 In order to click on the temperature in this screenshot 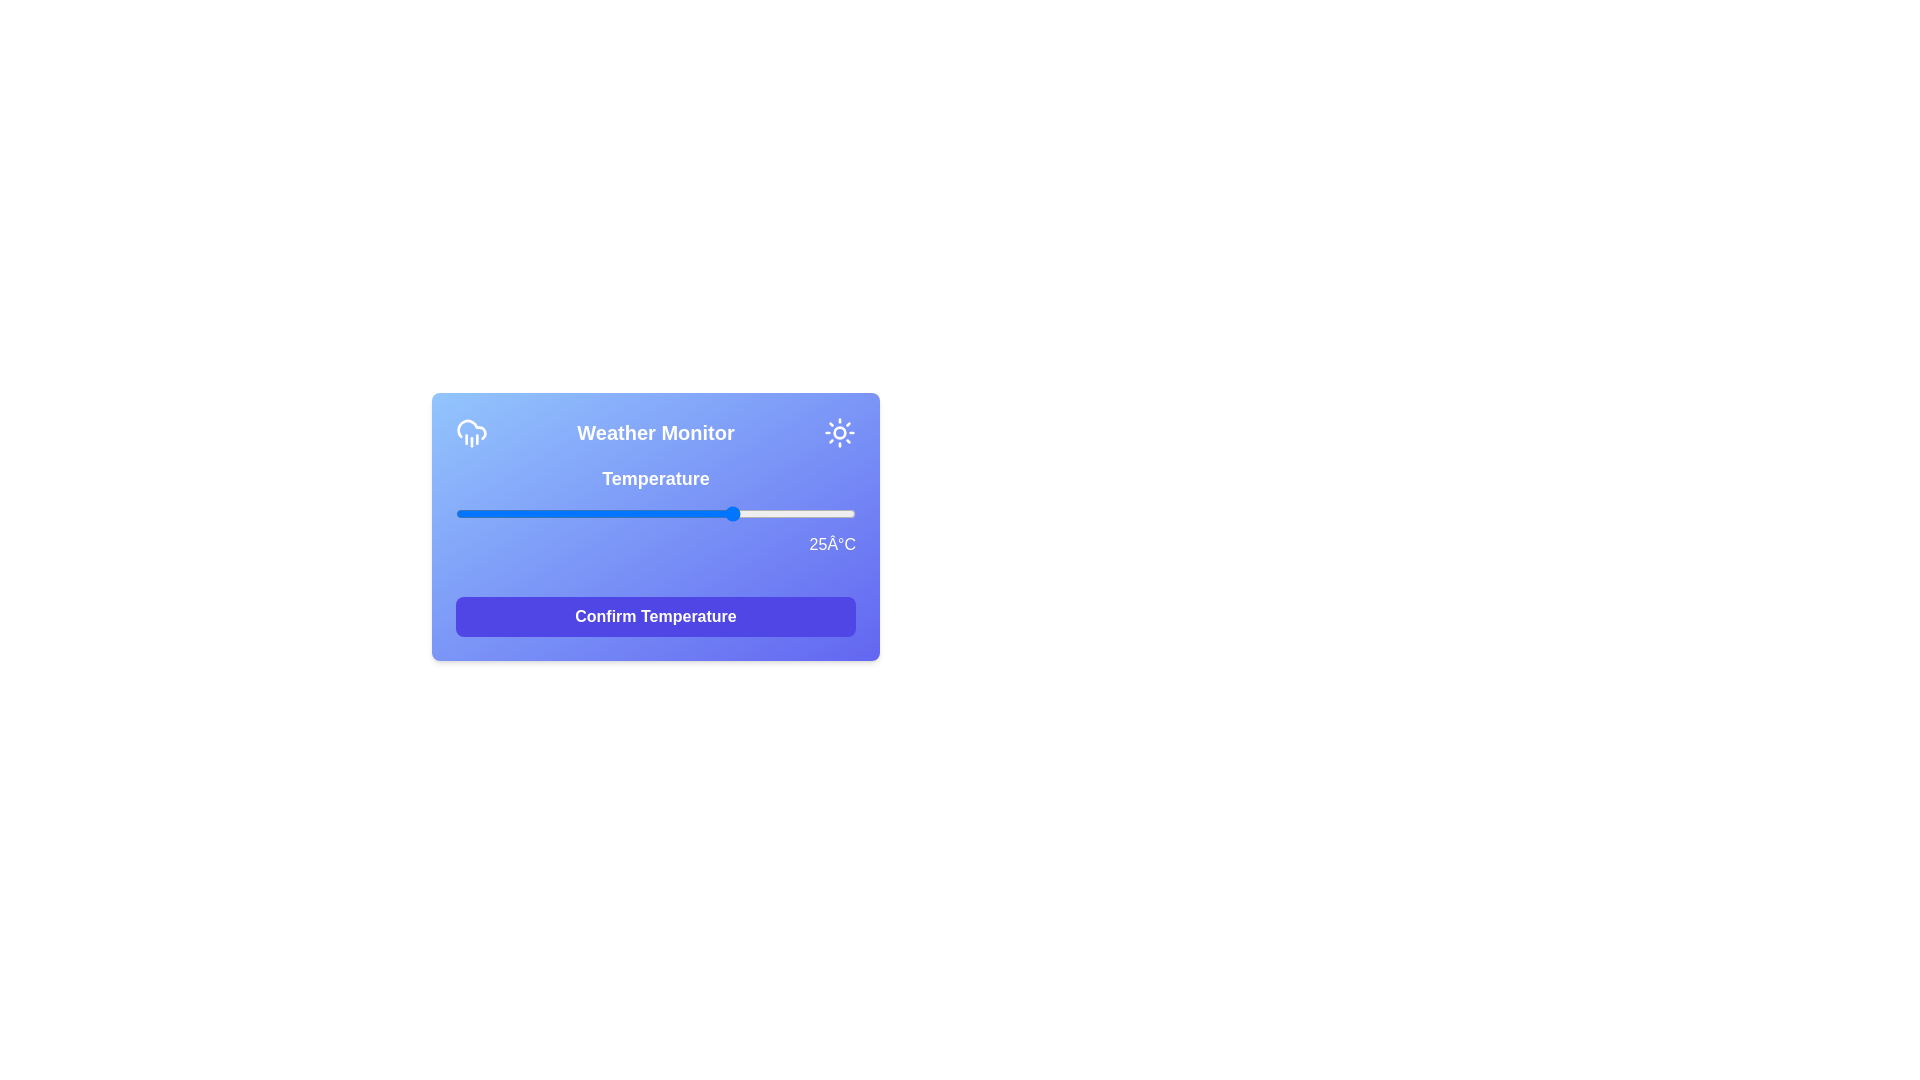, I will do `click(775, 512)`.